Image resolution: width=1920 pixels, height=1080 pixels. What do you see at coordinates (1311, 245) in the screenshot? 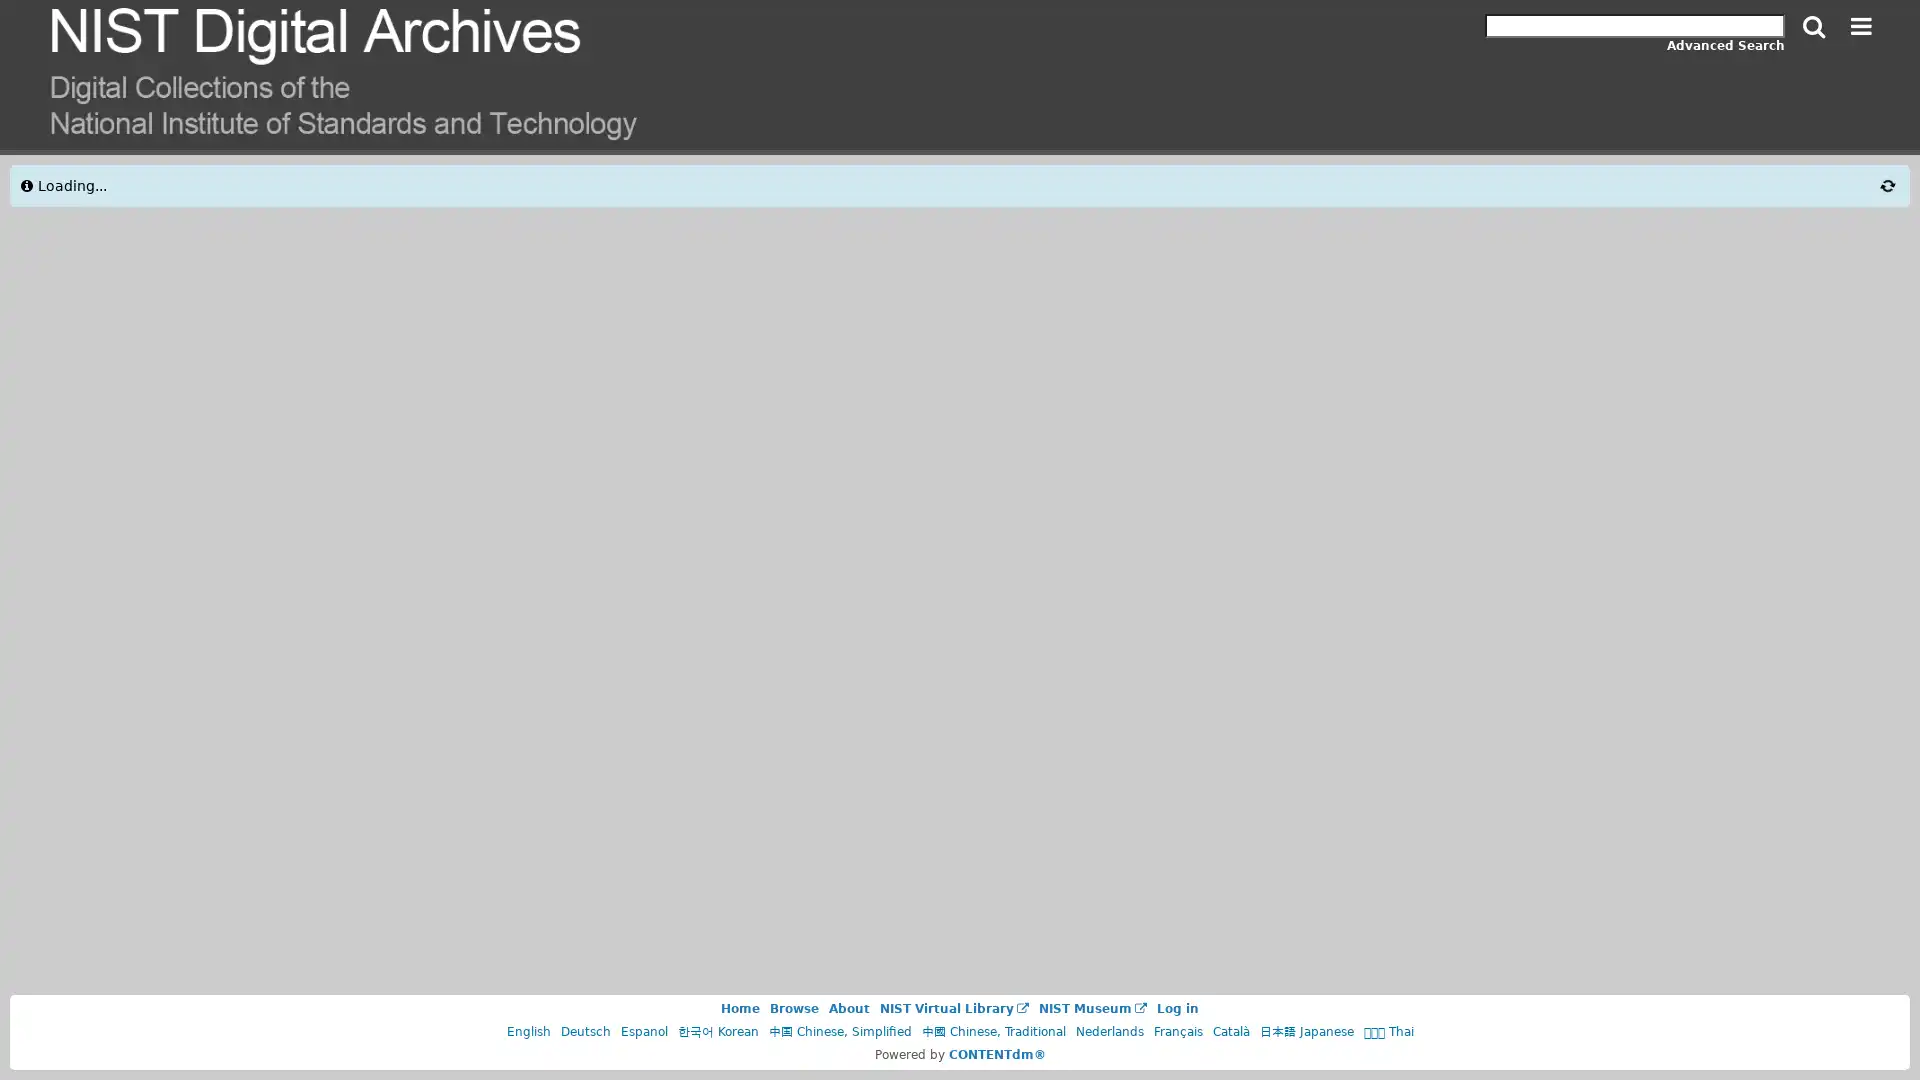
I see `Go to next page` at bounding box center [1311, 245].